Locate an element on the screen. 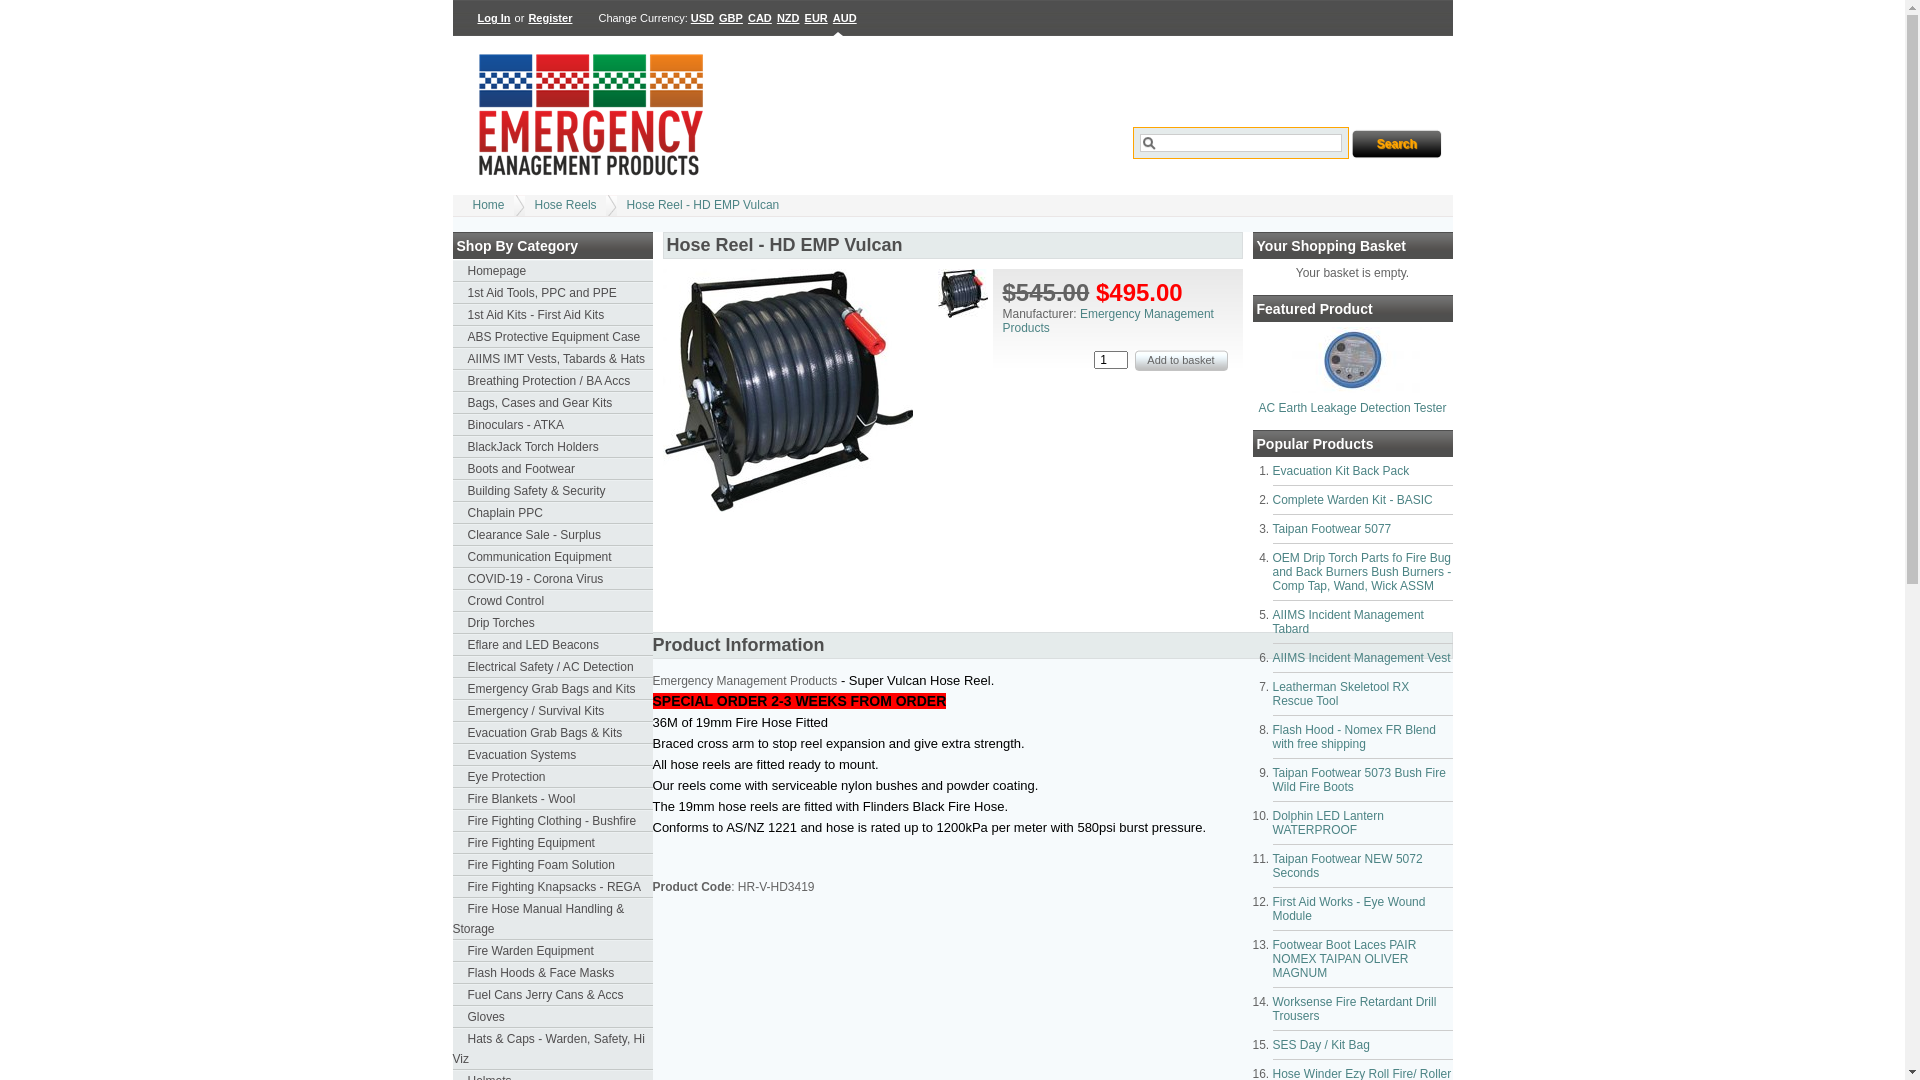 The height and width of the screenshot is (1080, 1920). 'Evacuation Systems' is located at coordinates (552, 755).